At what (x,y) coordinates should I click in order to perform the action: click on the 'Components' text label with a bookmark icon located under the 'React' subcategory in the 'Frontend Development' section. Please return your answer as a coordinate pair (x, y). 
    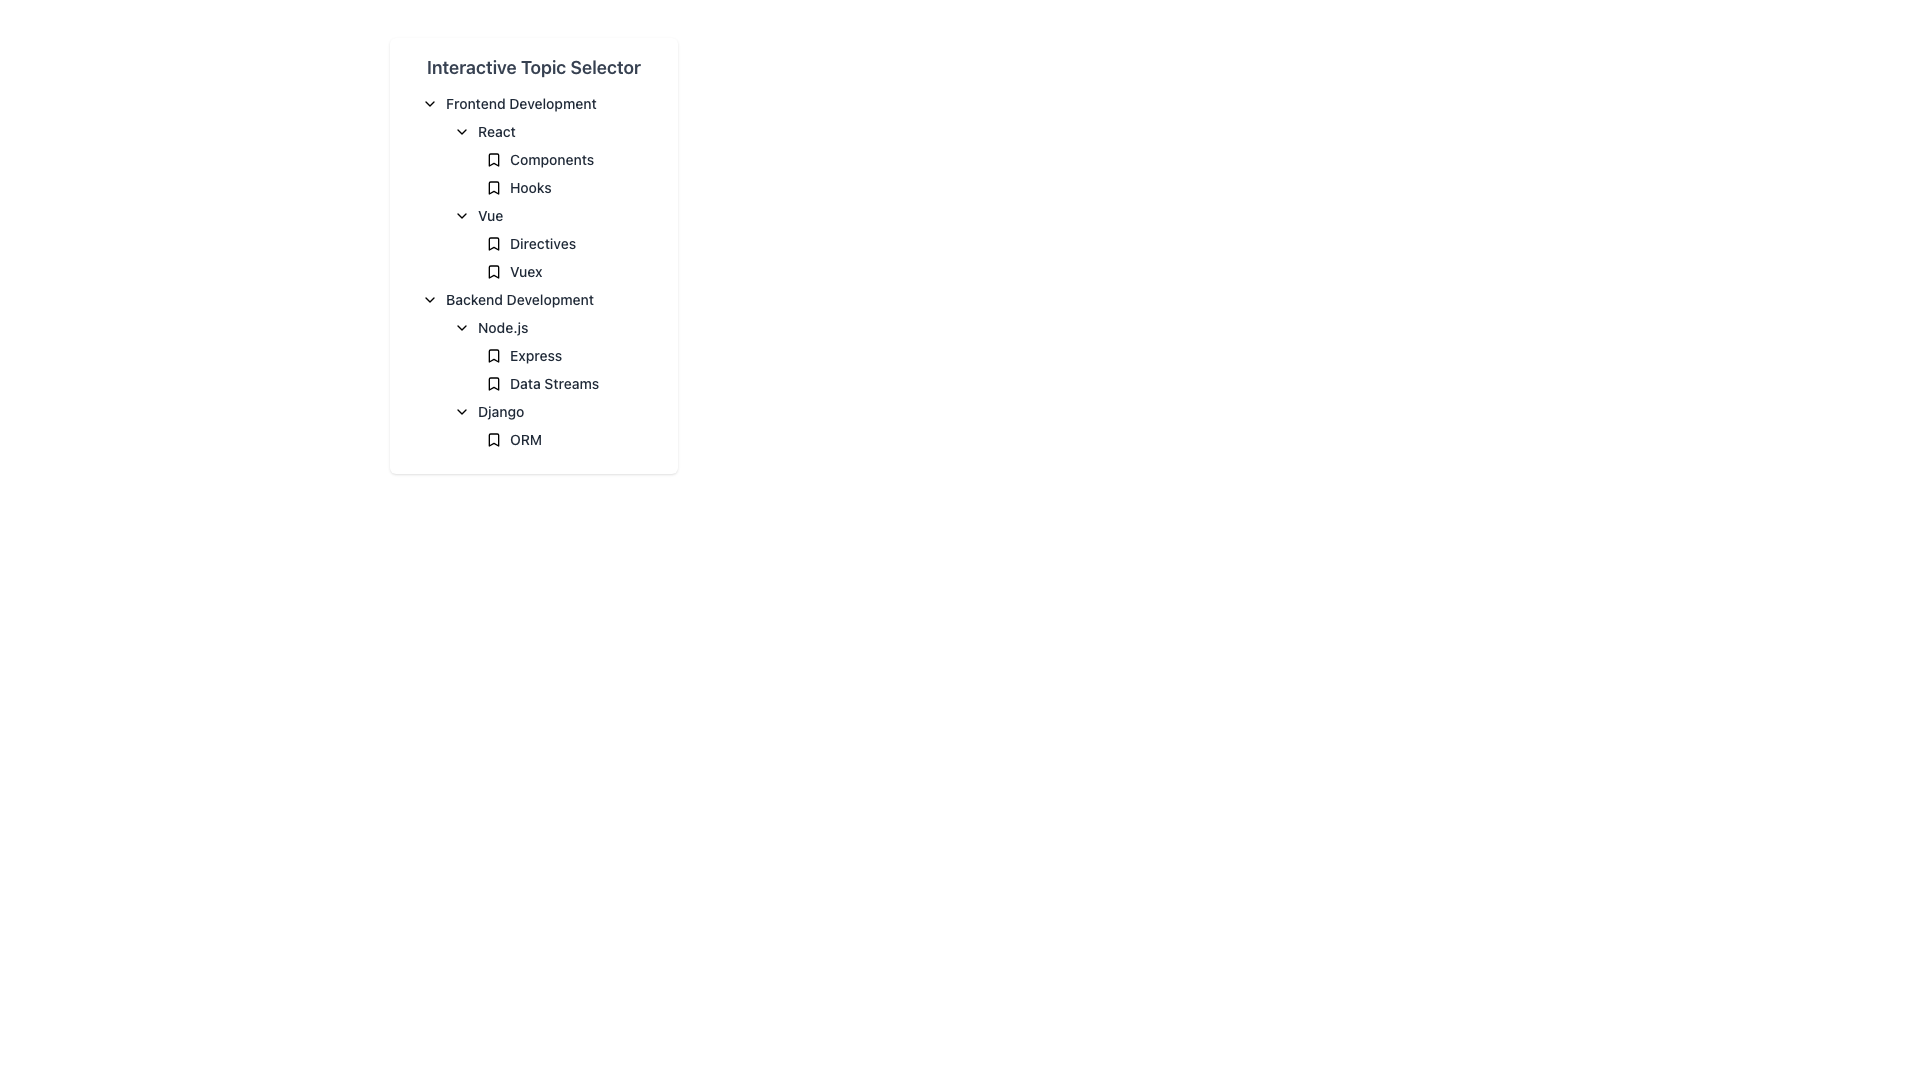
    Looking at the image, I should click on (573, 158).